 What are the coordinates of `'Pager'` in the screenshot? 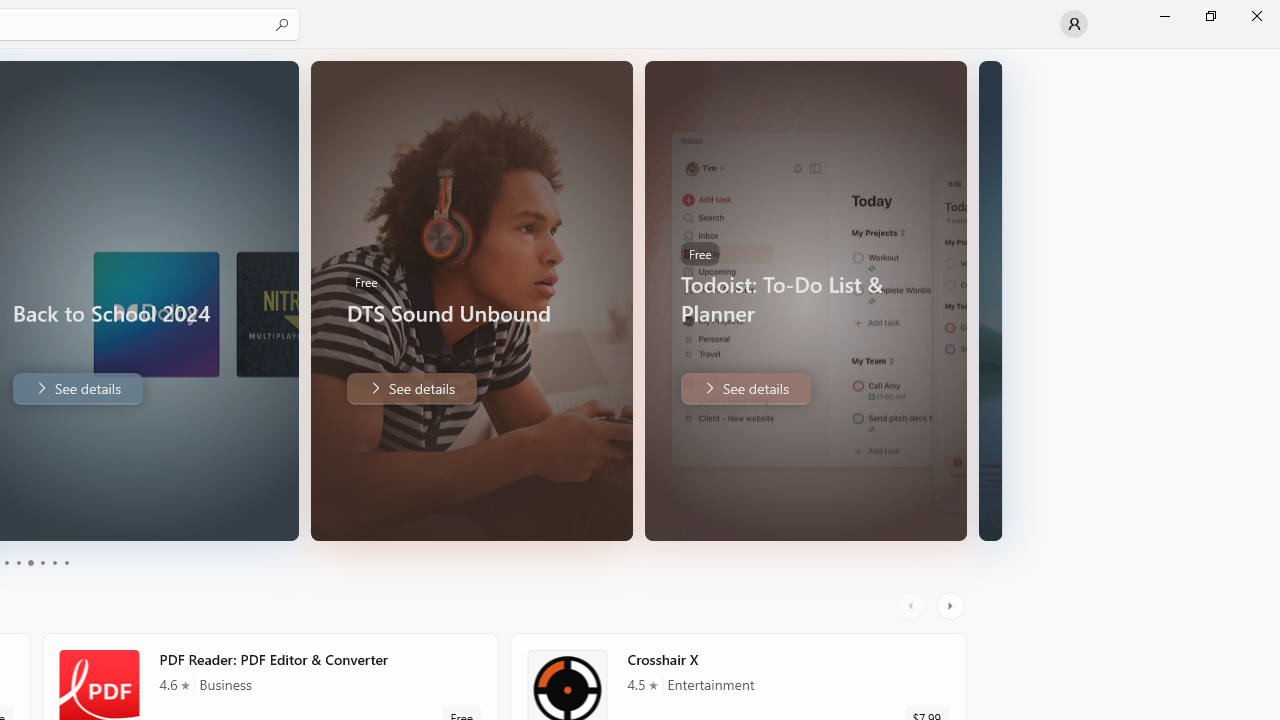 It's located at (35, 563).